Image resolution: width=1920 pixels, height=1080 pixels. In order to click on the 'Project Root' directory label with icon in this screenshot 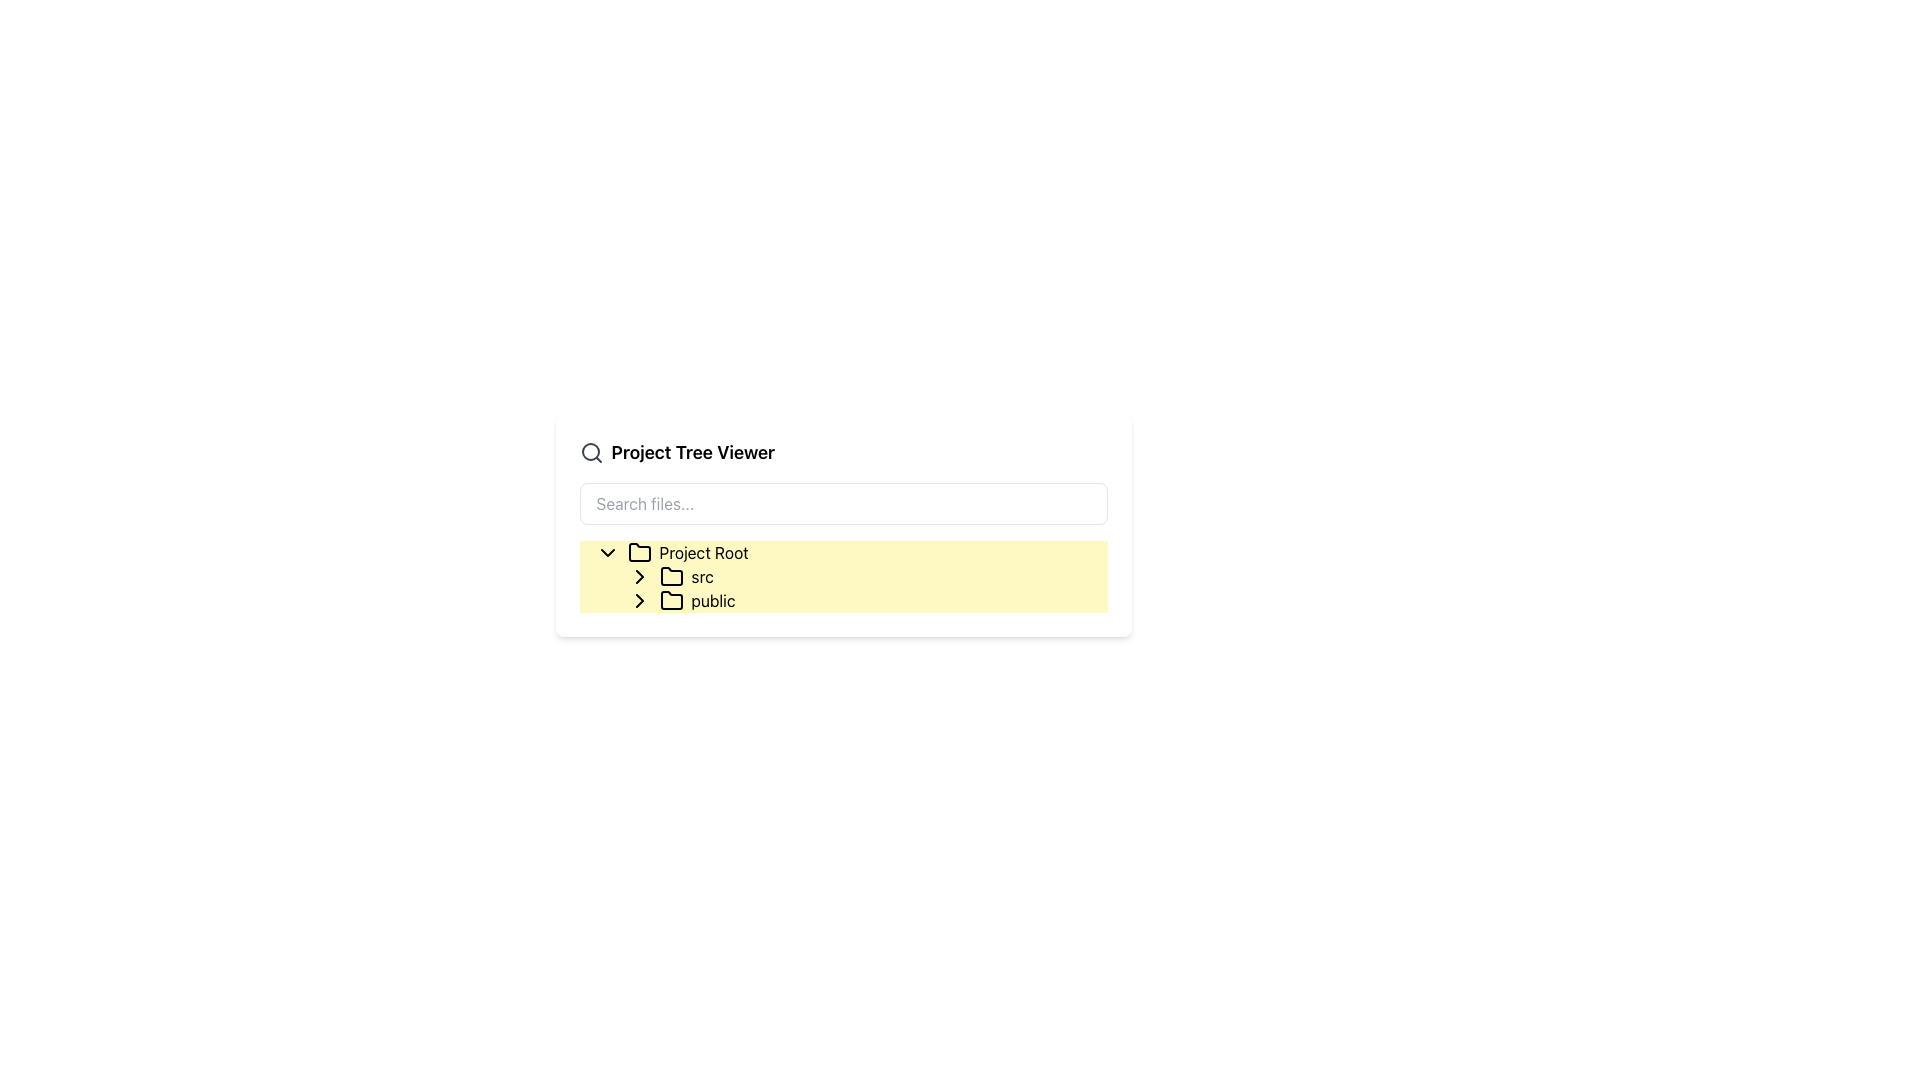, I will do `click(688, 552)`.